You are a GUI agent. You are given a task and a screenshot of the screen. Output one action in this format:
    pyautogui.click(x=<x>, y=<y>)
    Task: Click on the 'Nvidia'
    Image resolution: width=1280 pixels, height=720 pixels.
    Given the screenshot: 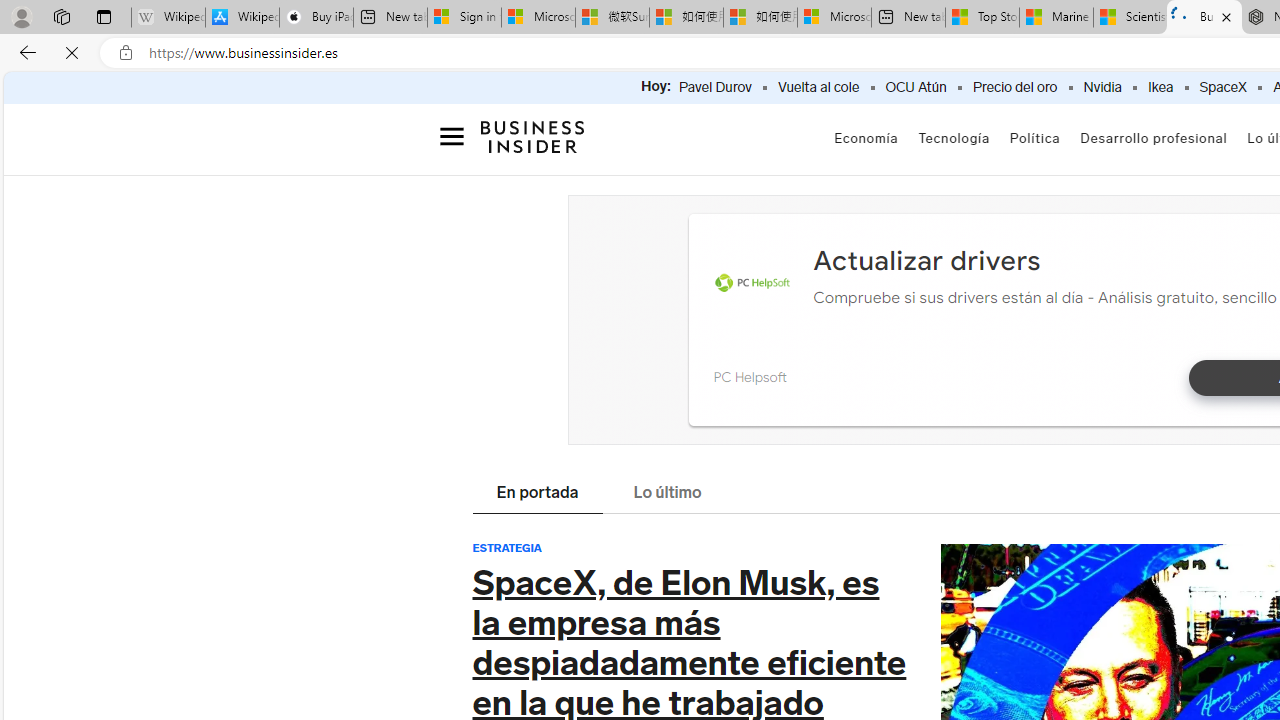 What is the action you would take?
    pyautogui.click(x=1101, y=87)
    